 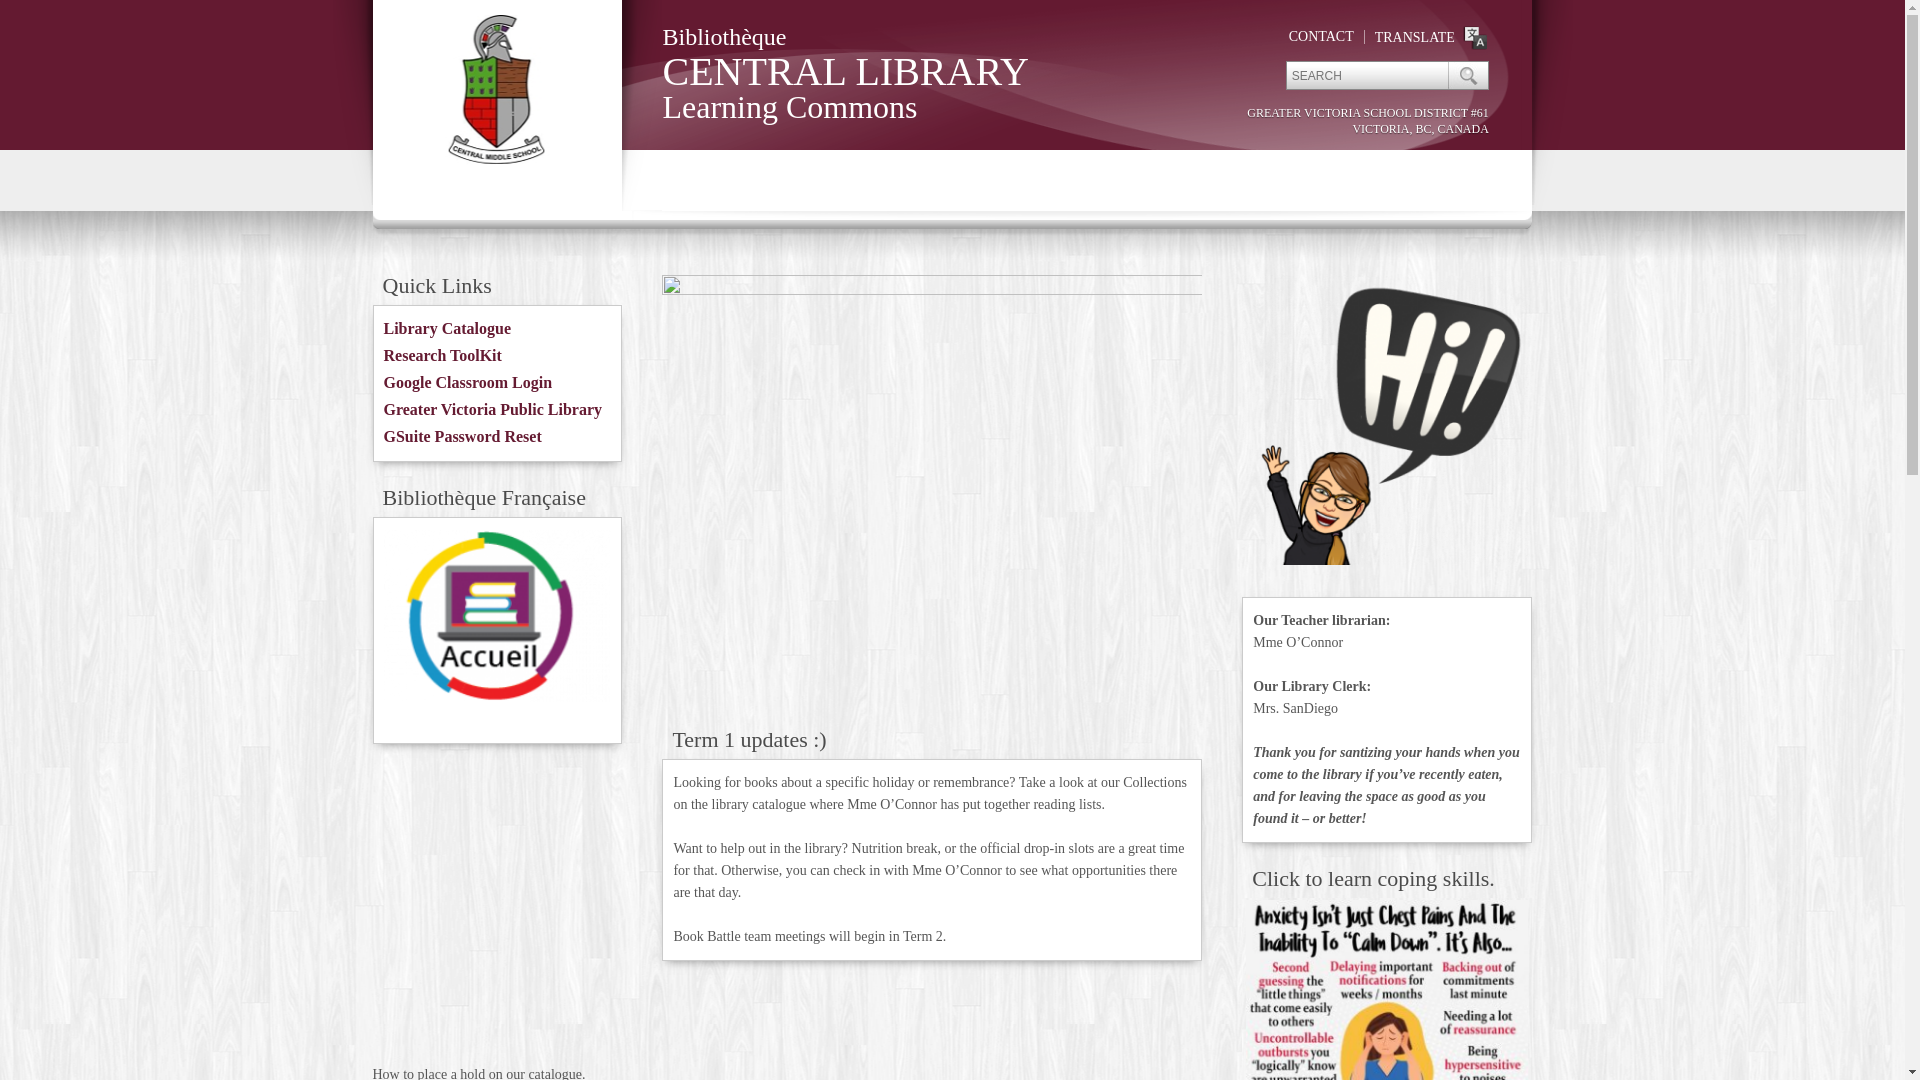 What do you see at coordinates (497, 909) in the screenshot?
I see `'Place a Hold with Destiny Discover'` at bounding box center [497, 909].